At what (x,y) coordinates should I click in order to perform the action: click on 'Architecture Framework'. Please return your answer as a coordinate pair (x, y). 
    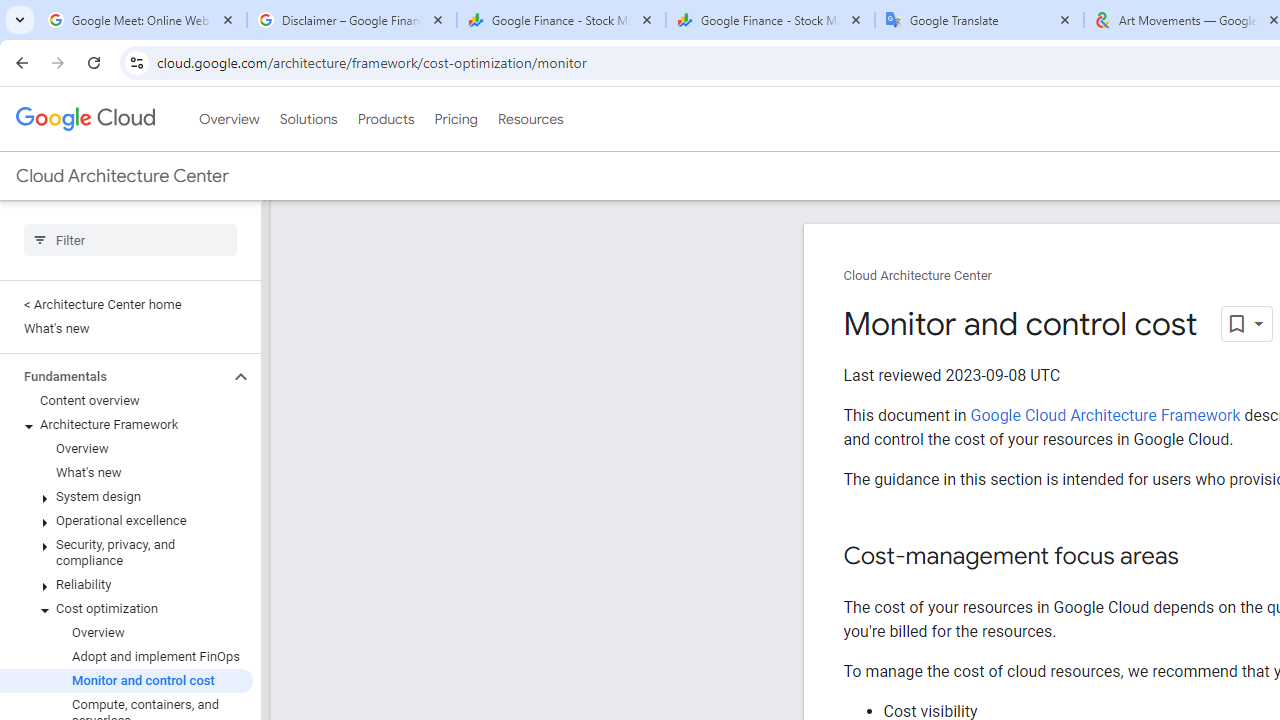
    Looking at the image, I should click on (125, 424).